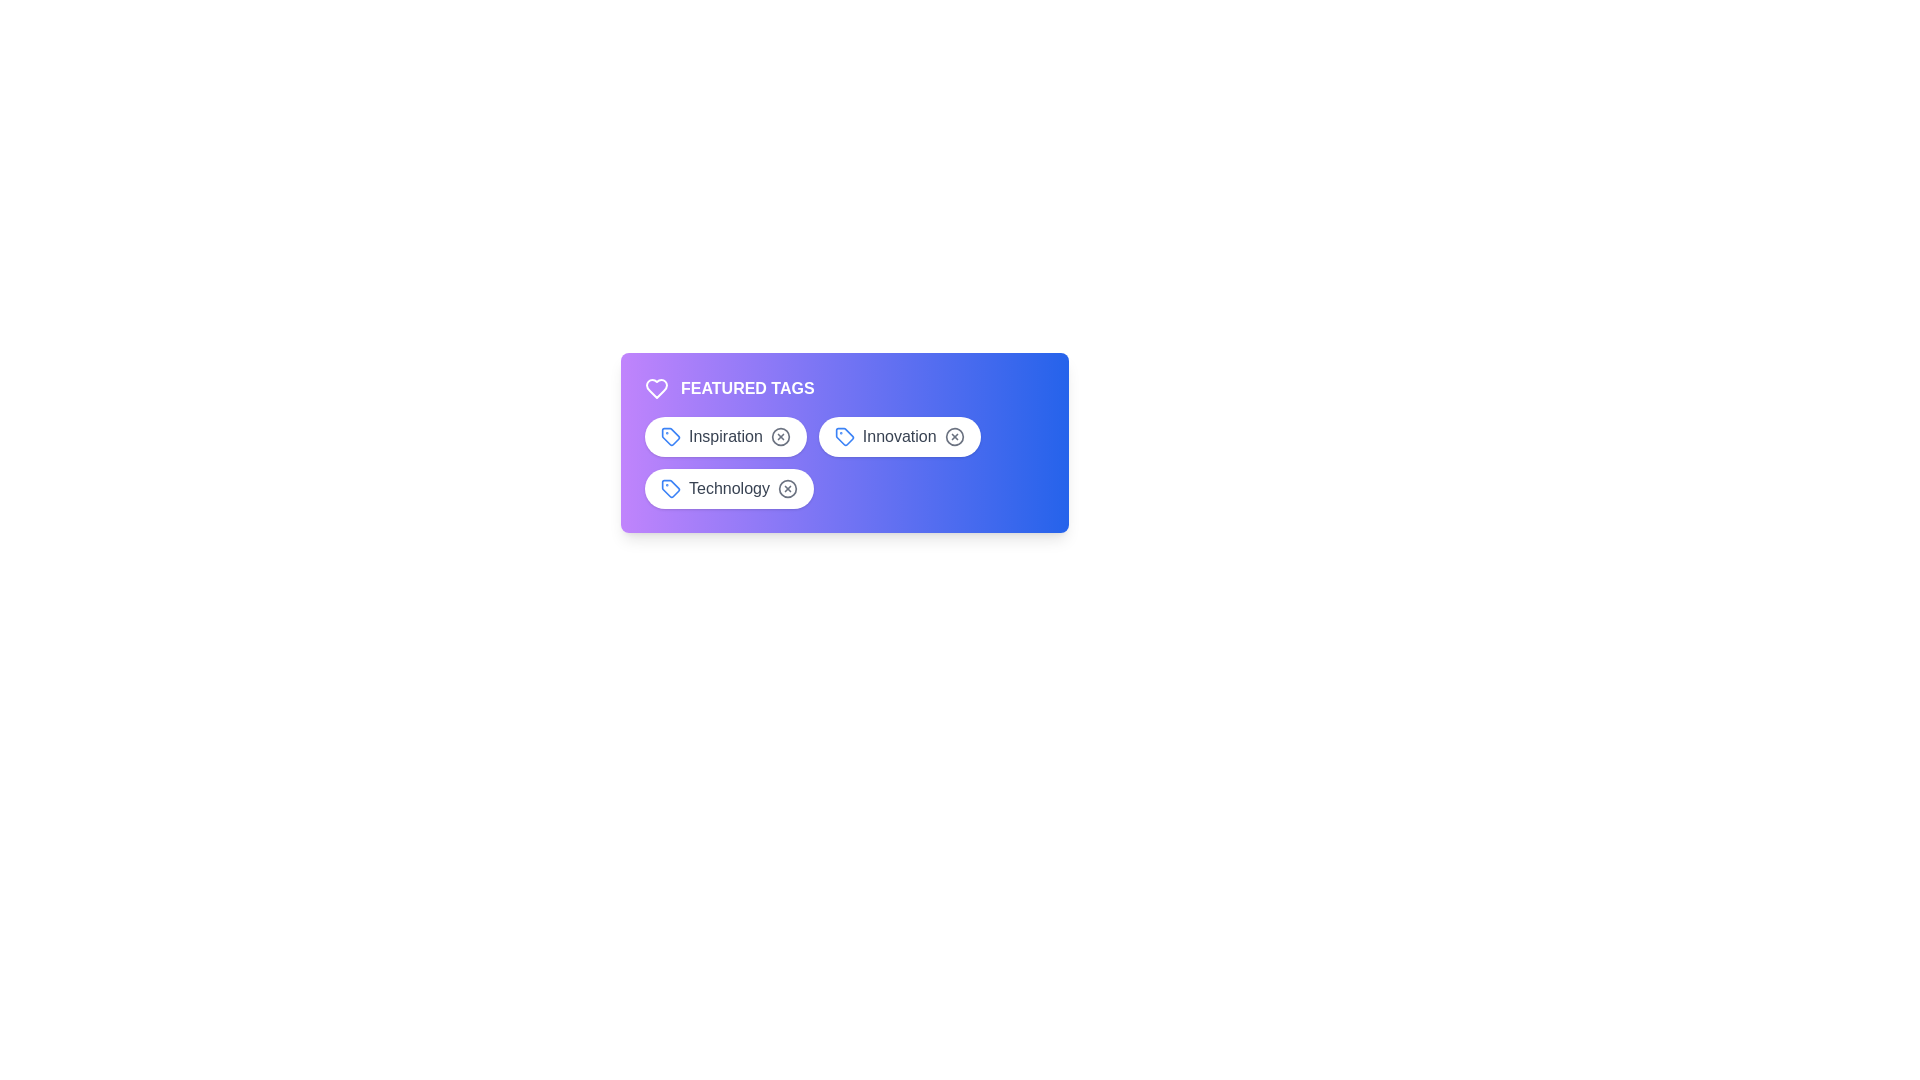  I want to click on the button located on the right side of the pill-shaped tag labeled 'Innovation', so click(953, 435).